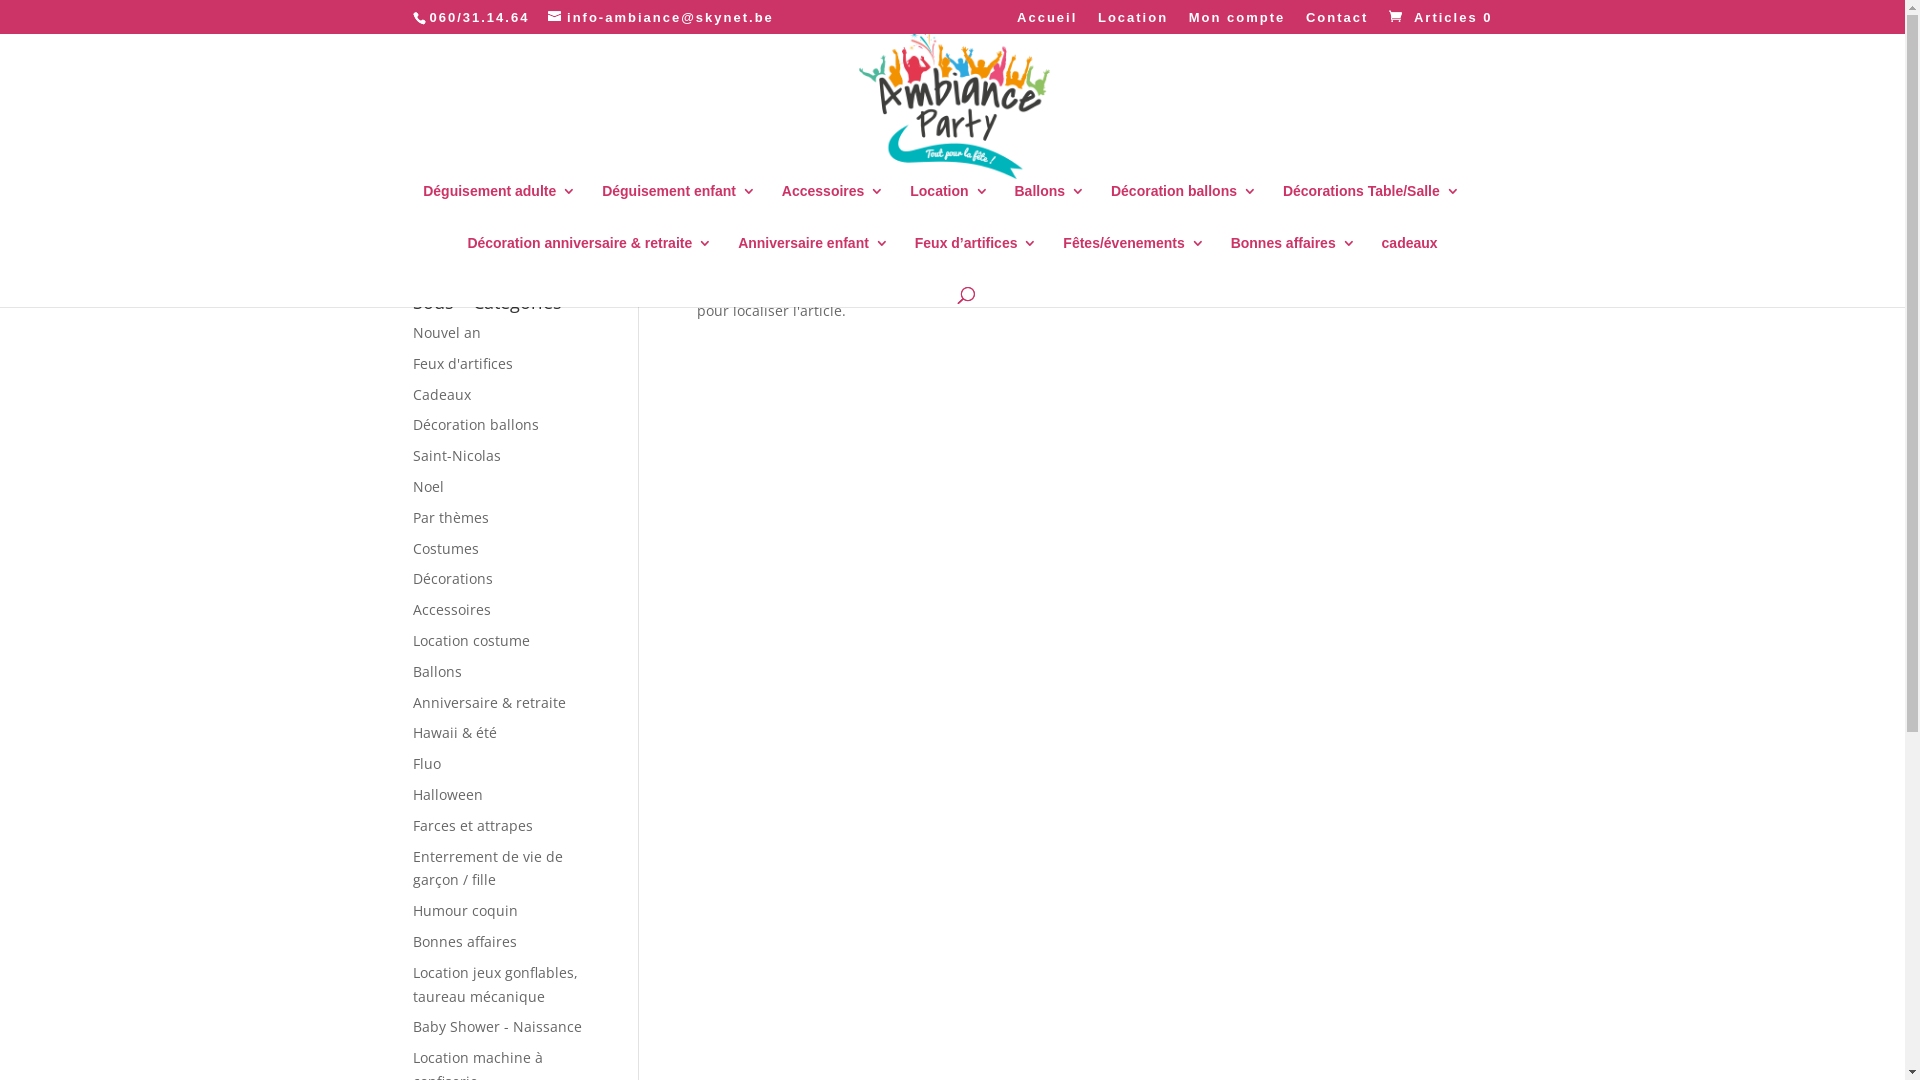 The height and width of the screenshot is (1080, 1920). What do you see at coordinates (1236, 22) in the screenshot?
I see `'Mon compte'` at bounding box center [1236, 22].